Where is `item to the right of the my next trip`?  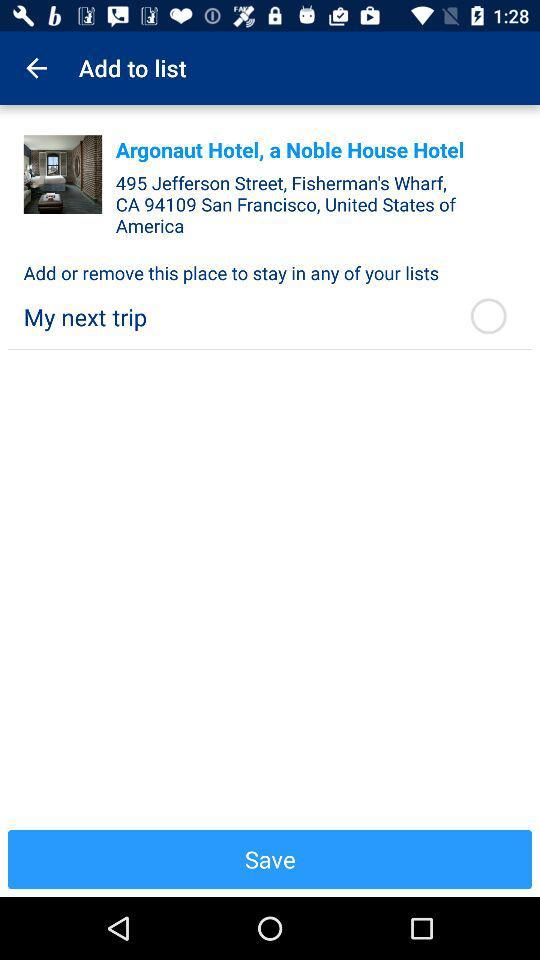
item to the right of the my next trip is located at coordinates (487, 316).